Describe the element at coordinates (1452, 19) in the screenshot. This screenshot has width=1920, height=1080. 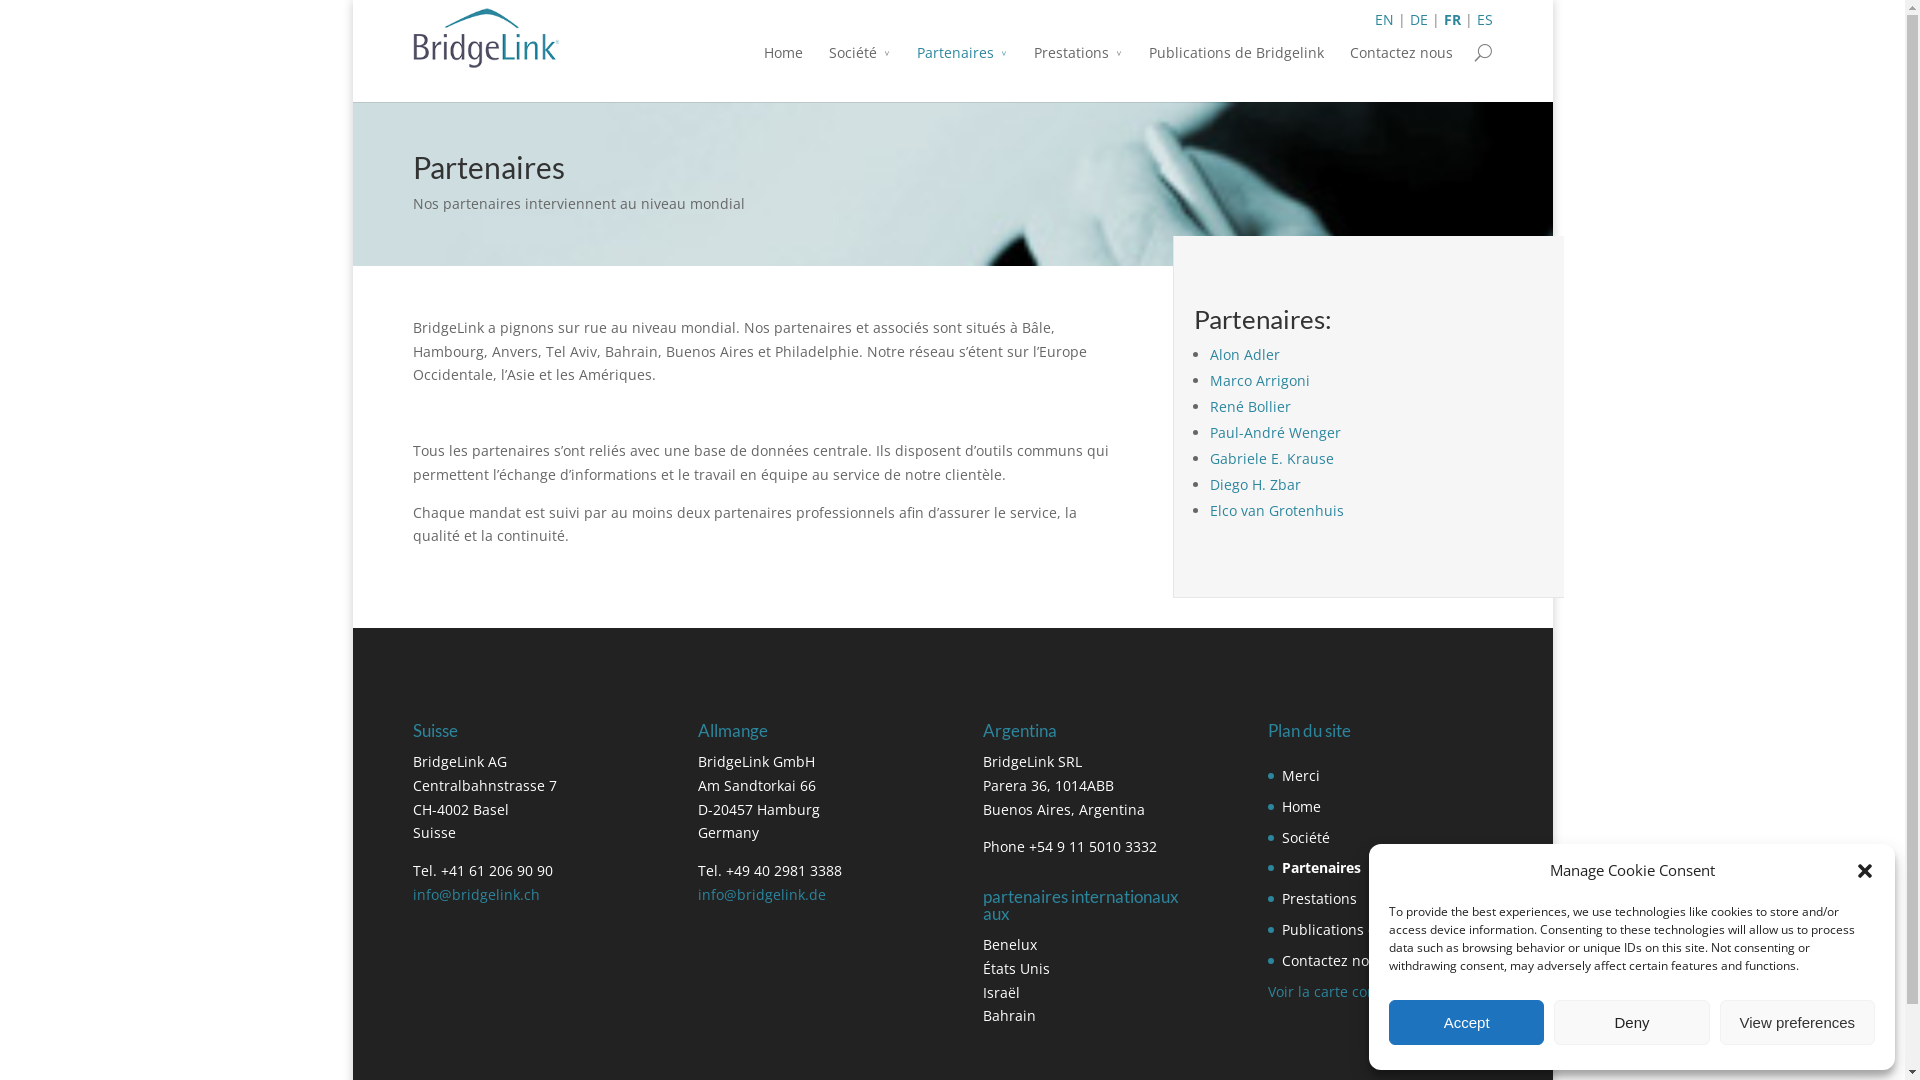
I see `'FR'` at that location.